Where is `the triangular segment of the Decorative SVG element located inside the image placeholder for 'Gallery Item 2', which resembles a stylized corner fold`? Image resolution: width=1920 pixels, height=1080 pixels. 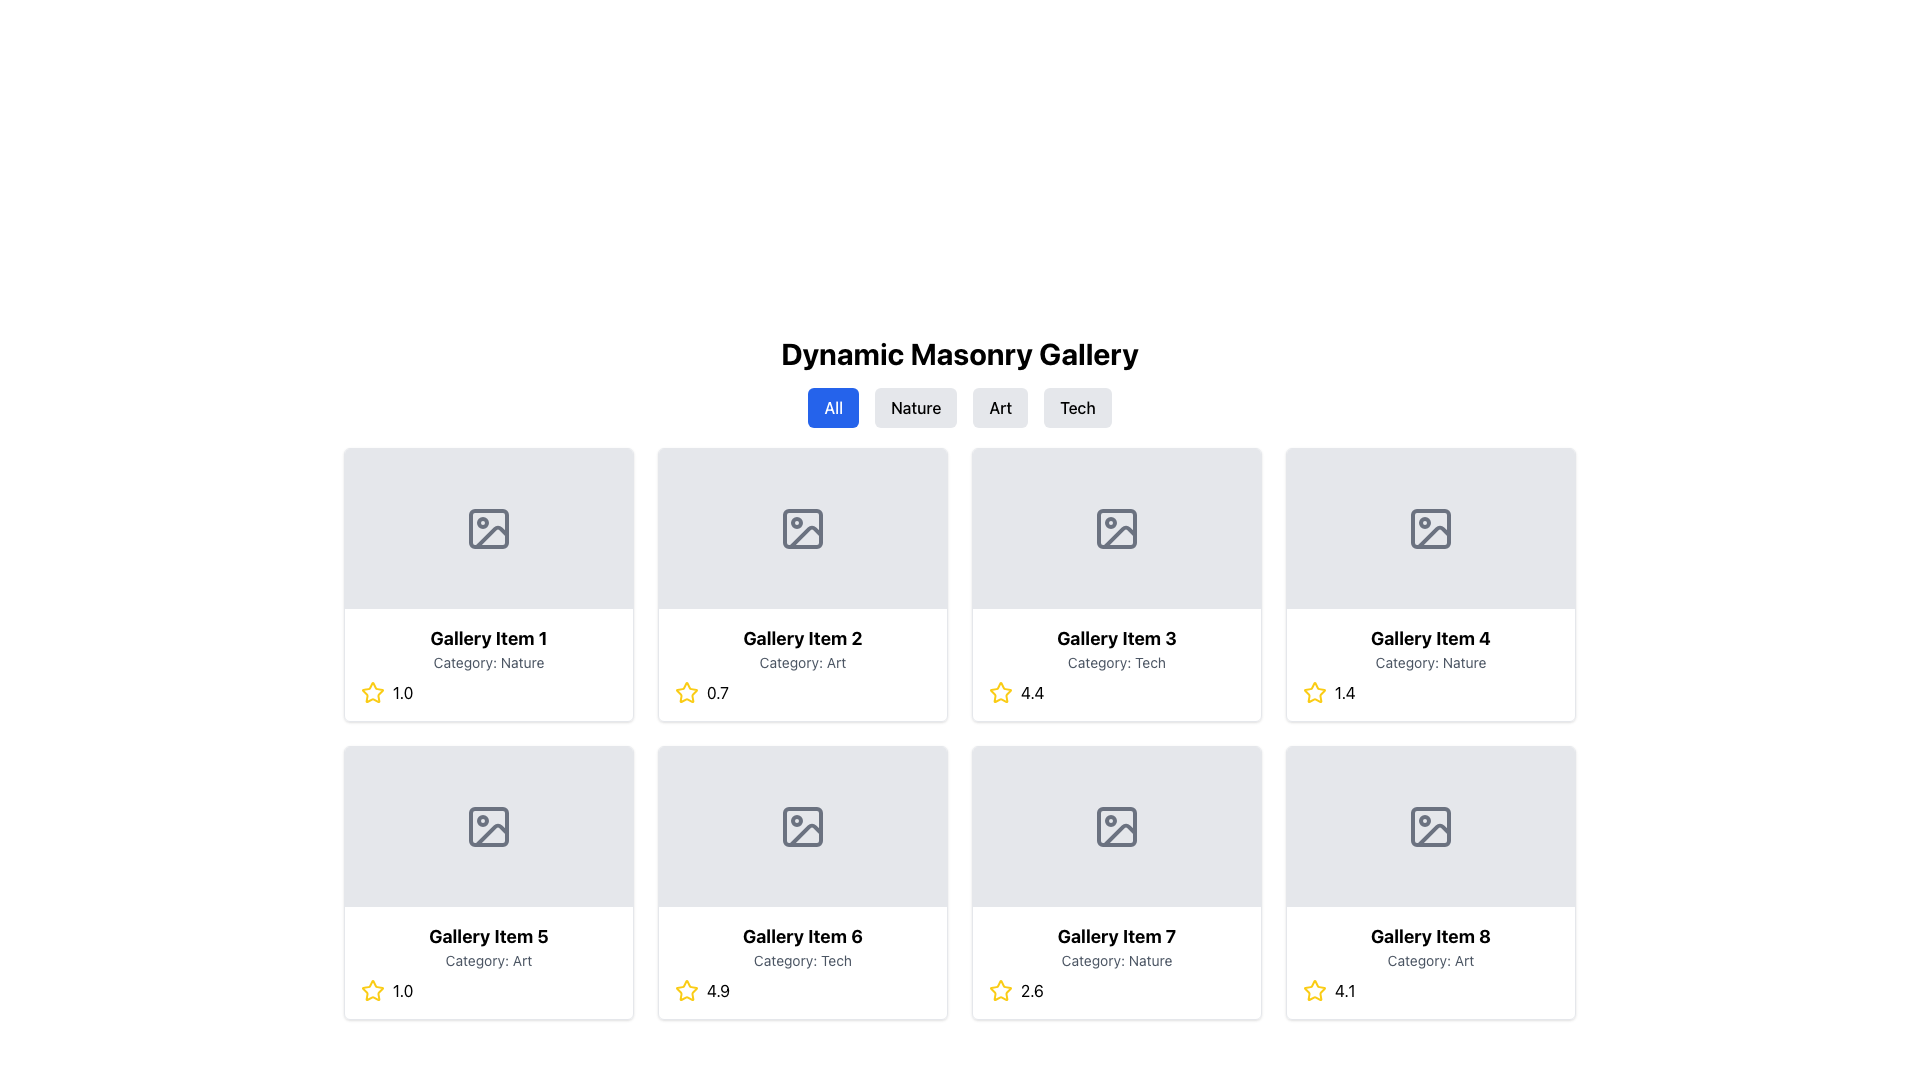 the triangular segment of the Decorative SVG element located inside the image placeholder for 'Gallery Item 2', which resembles a stylized corner fold is located at coordinates (806, 535).